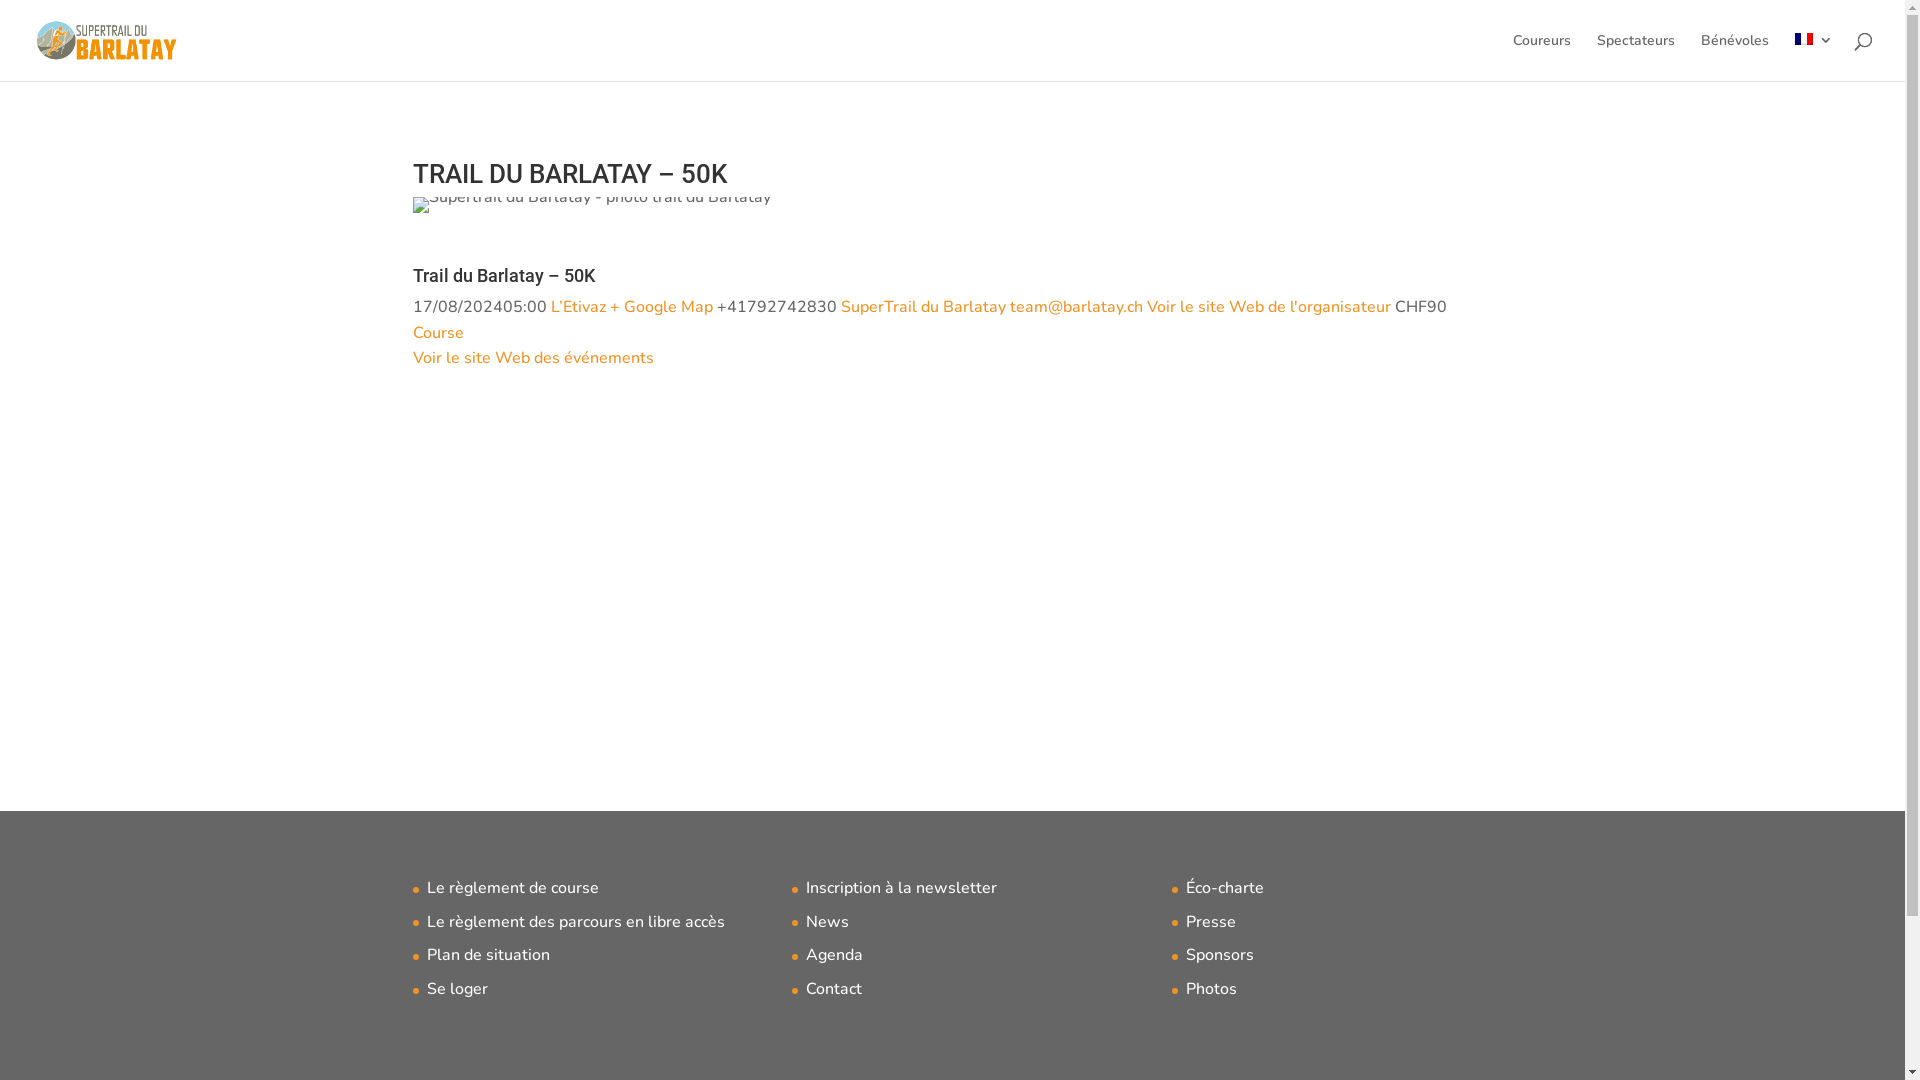  I want to click on 'Coureurs', so click(1512, 56).